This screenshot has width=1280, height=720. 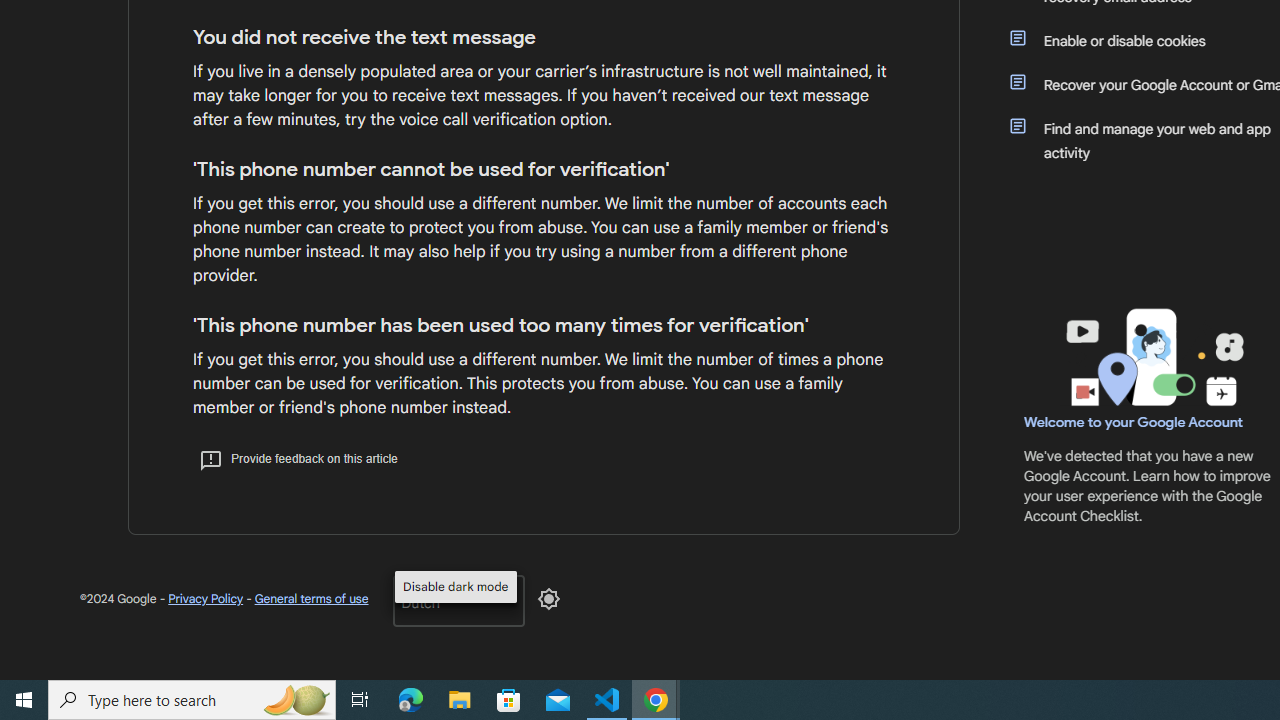 I want to click on 'Learning Center home page image', so click(x=1152, y=356).